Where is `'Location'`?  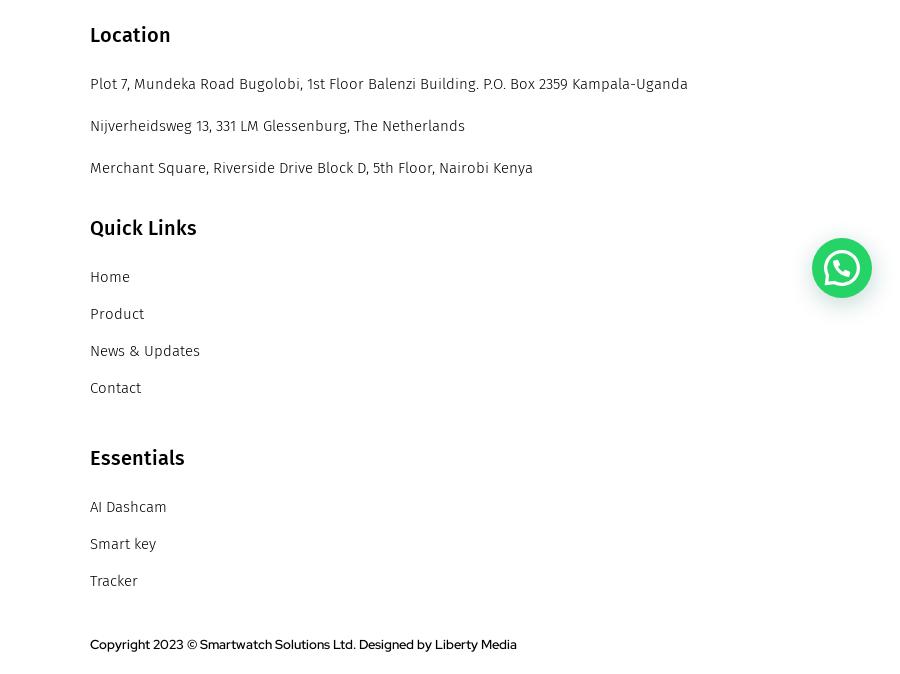
'Location' is located at coordinates (130, 33).